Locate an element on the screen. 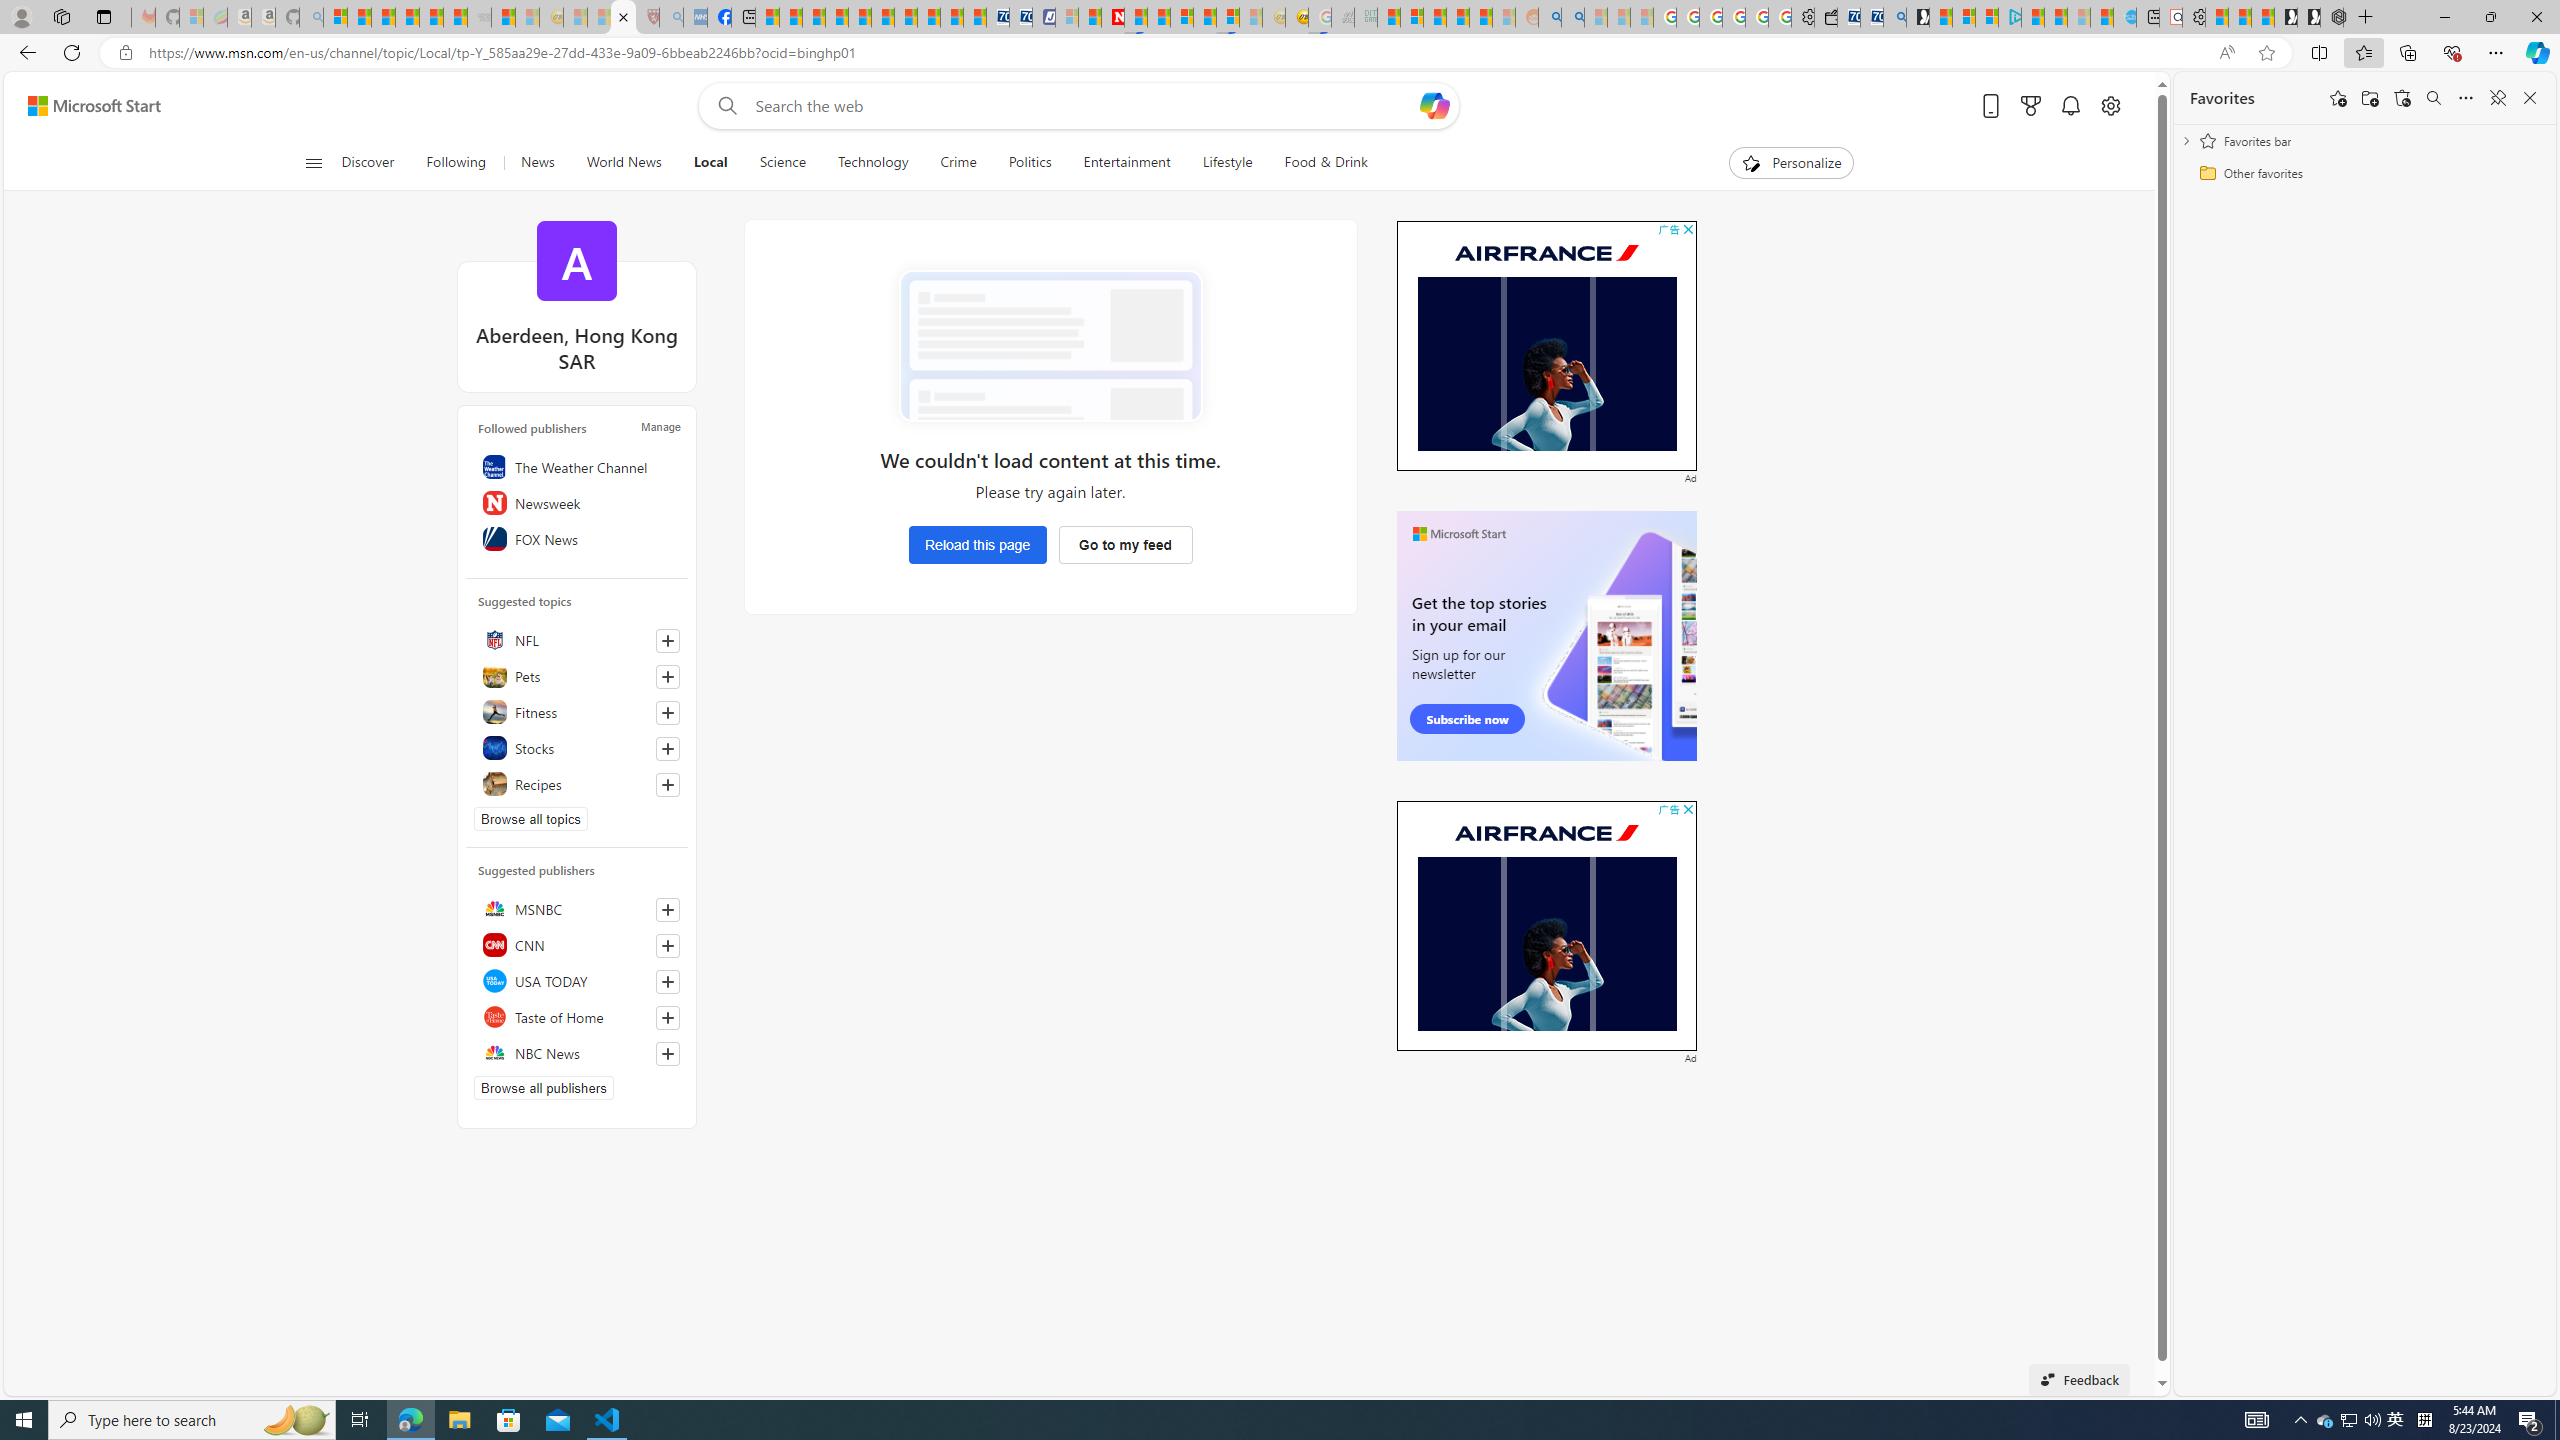  'Personalize' is located at coordinates (1791, 162).